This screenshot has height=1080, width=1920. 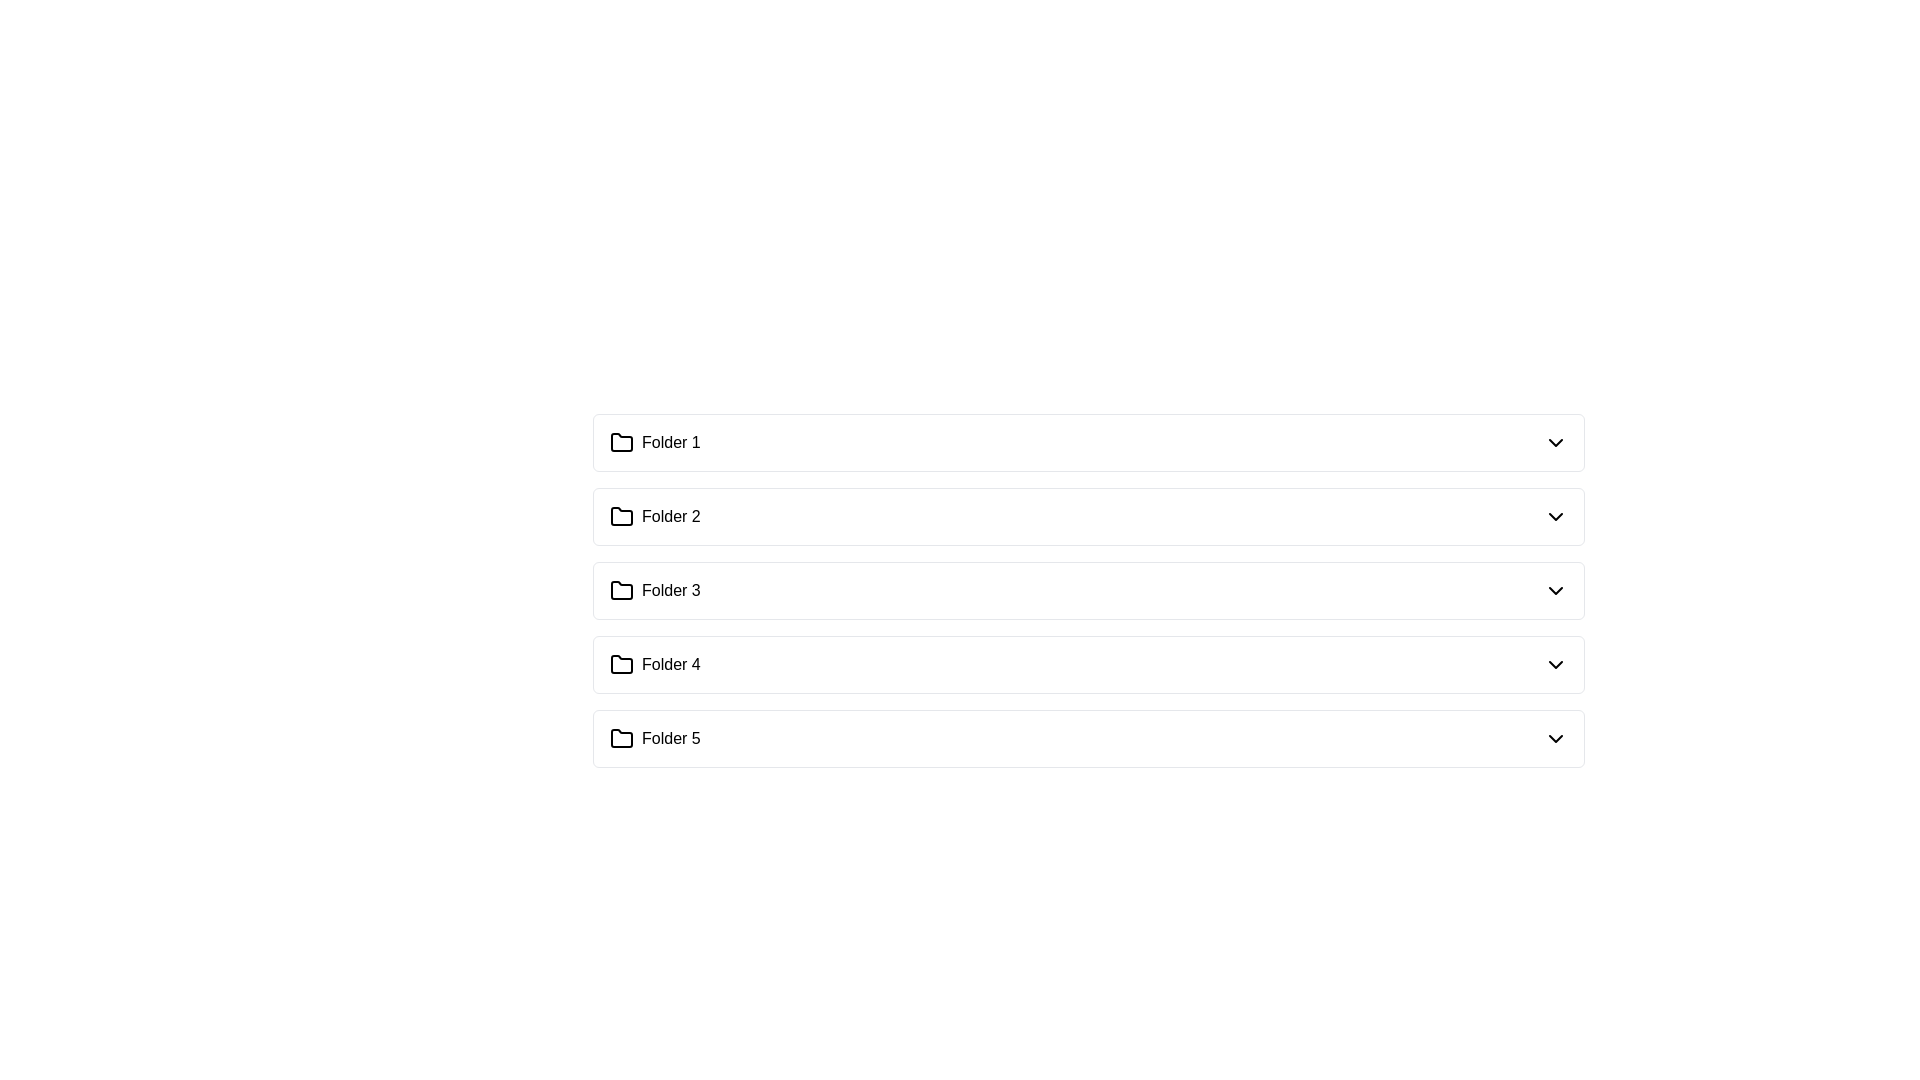 I want to click on the folder icon representing 'Folder 3', which is located to the left of the 'Folder 3' label in the list of folders, so click(x=621, y=589).